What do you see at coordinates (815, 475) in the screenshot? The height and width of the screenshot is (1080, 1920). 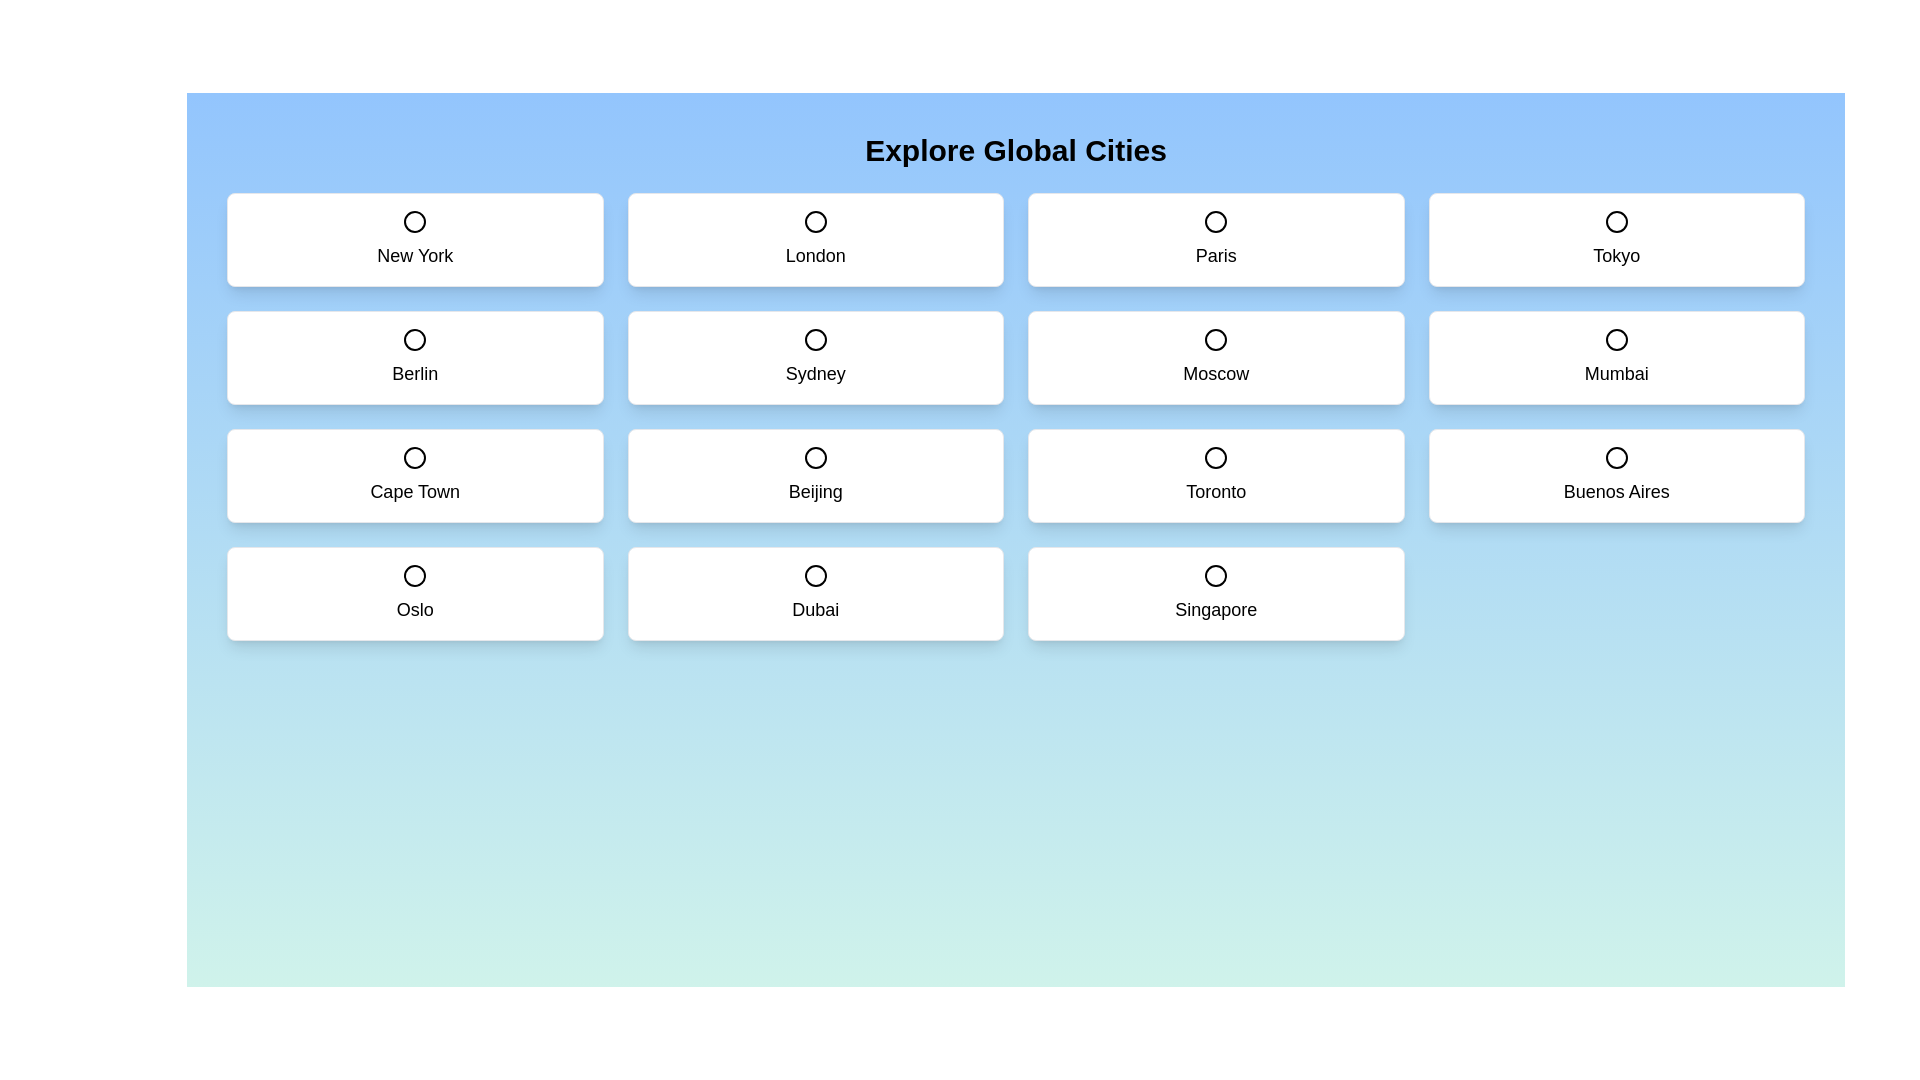 I see `the city card labeled Beijing to toggle its selection state` at bounding box center [815, 475].